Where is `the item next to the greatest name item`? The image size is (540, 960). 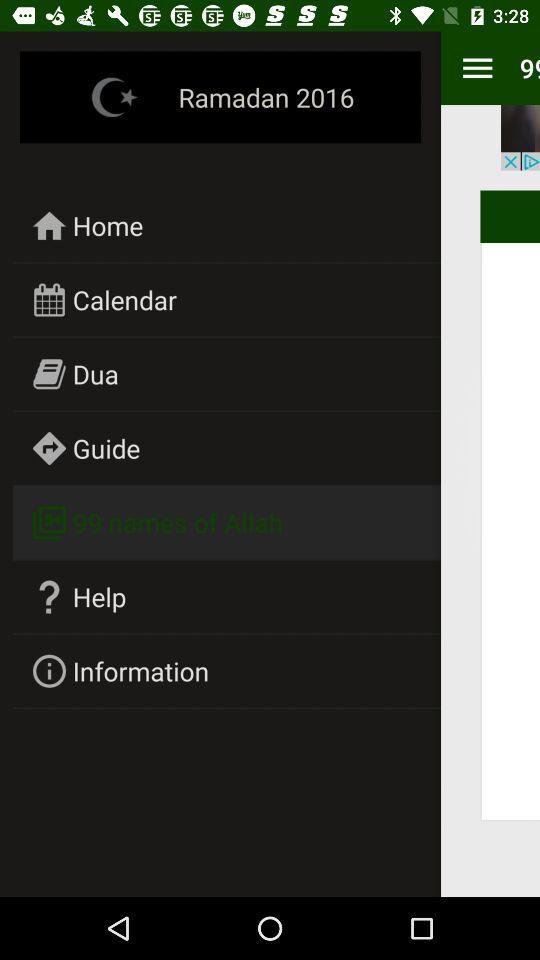 the item next to the greatest name item is located at coordinates (139, 671).